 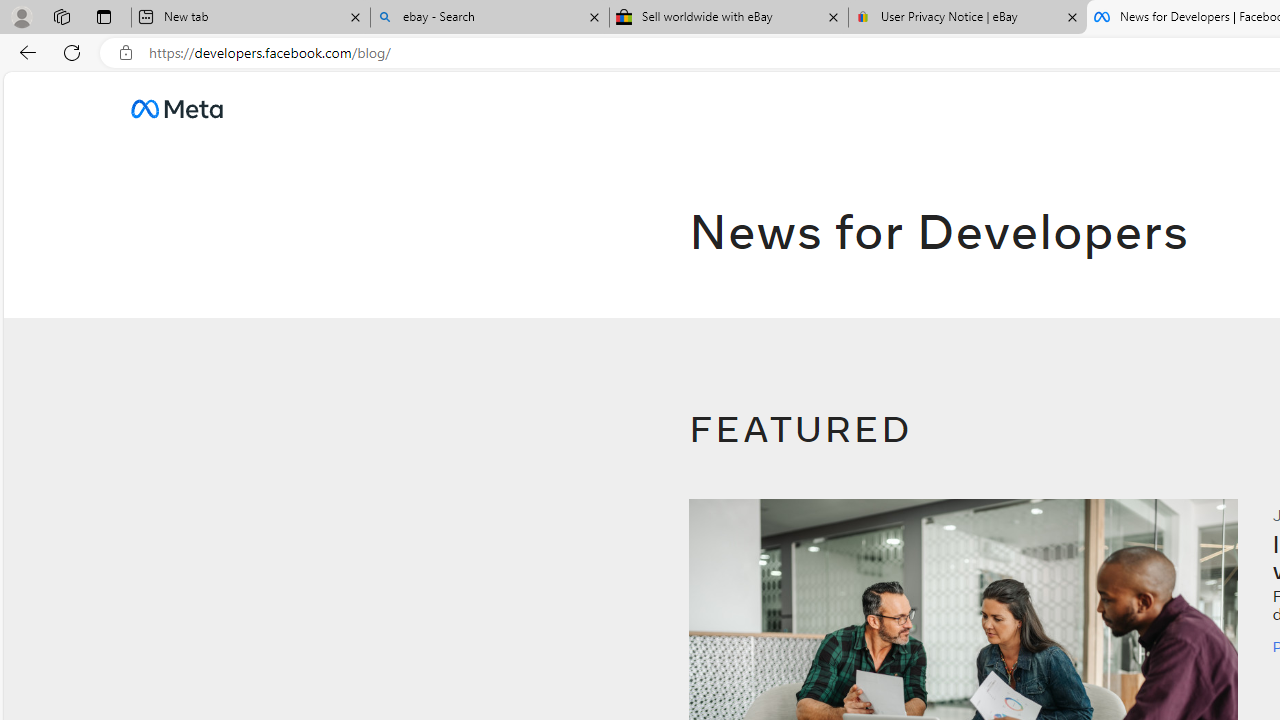 What do you see at coordinates (967, 17) in the screenshot?
I see `'User Privacy Notice | eBay'` at bounding box center [967, 17].